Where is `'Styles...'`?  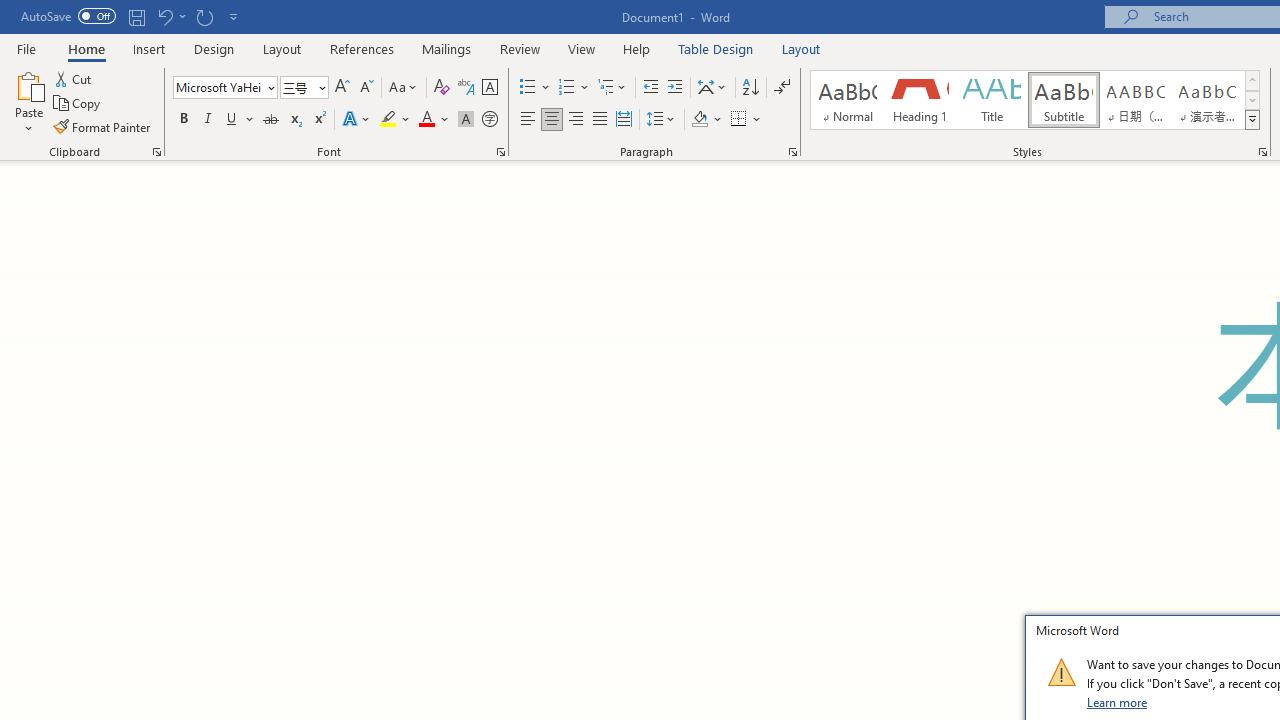
'Styles...' is located at coordinates (1261, 150).